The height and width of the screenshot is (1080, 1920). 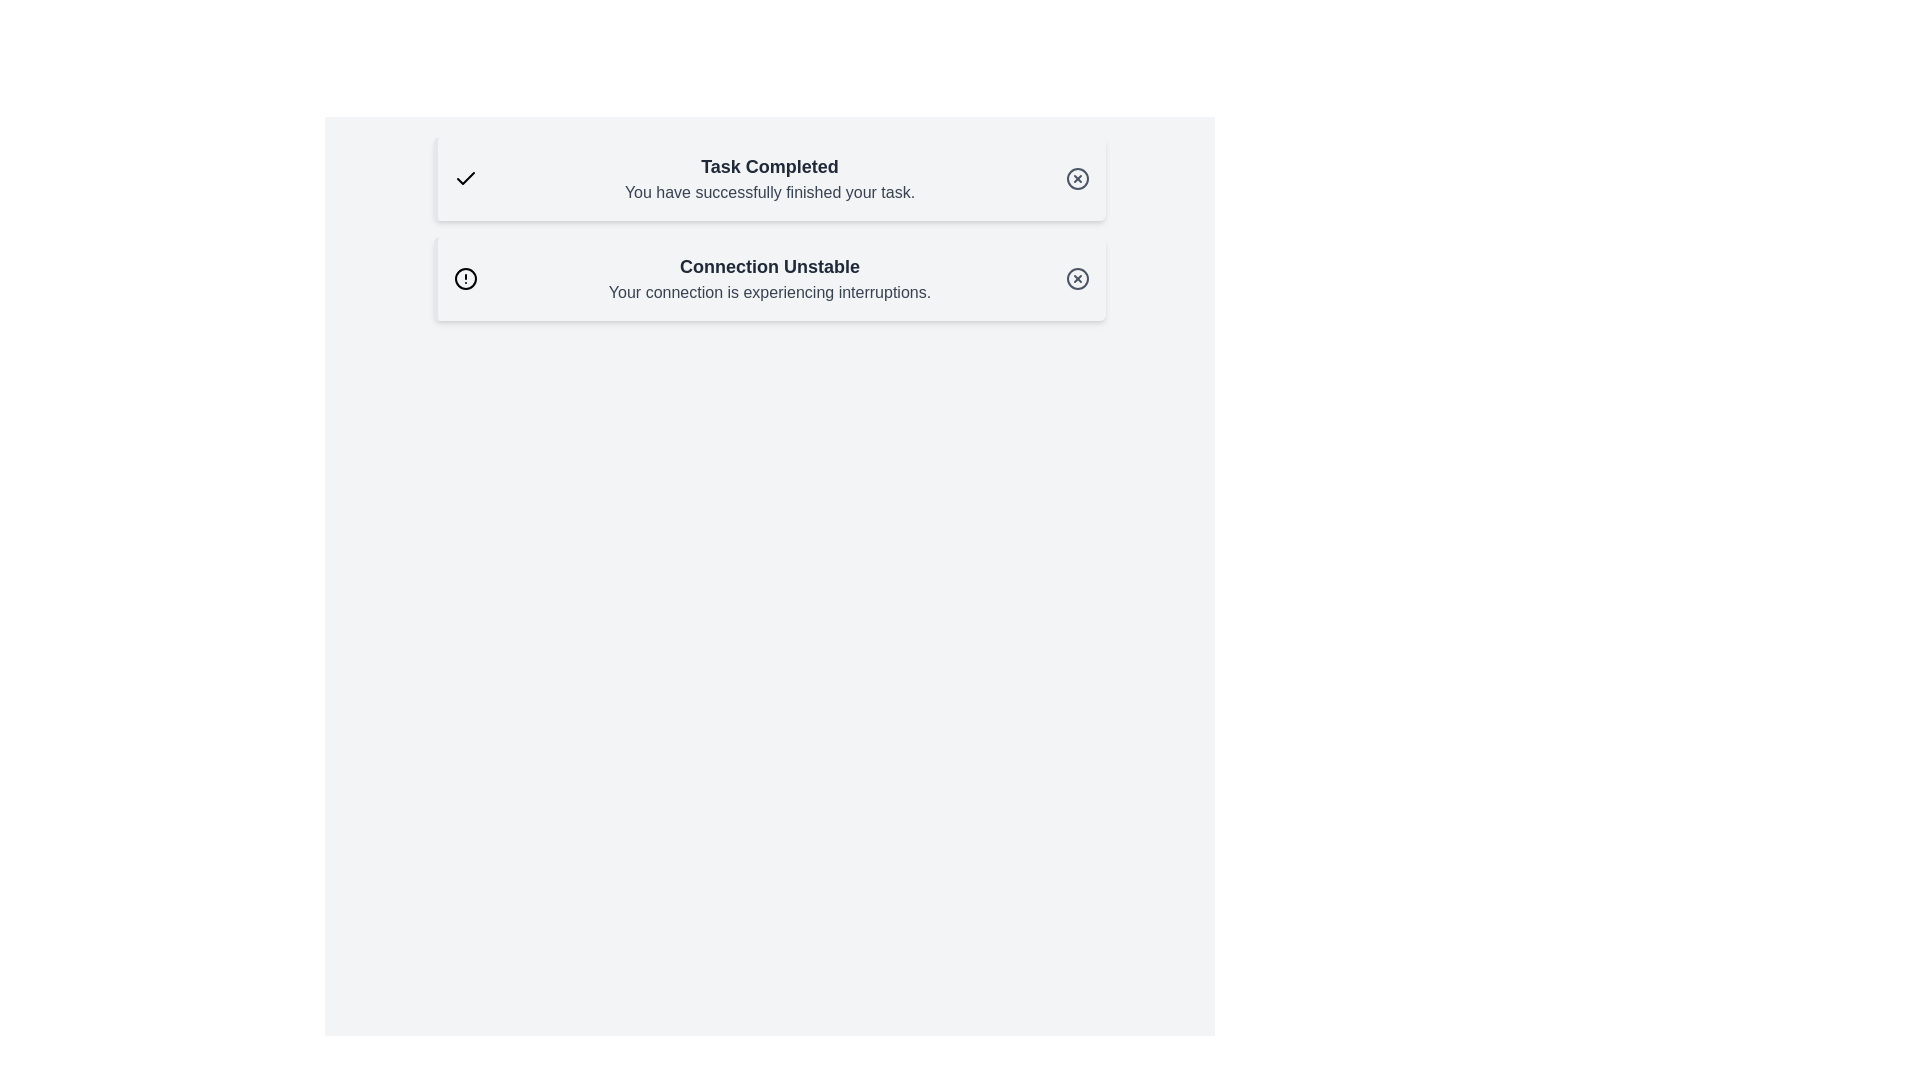 What do you see at coordinates (768, 278) in the screenshot?
I see `message from the Notification box titled 'Connection Unstable' which states 'Your connection is experiencing interruptions.'` at bounding box center [768, 278].